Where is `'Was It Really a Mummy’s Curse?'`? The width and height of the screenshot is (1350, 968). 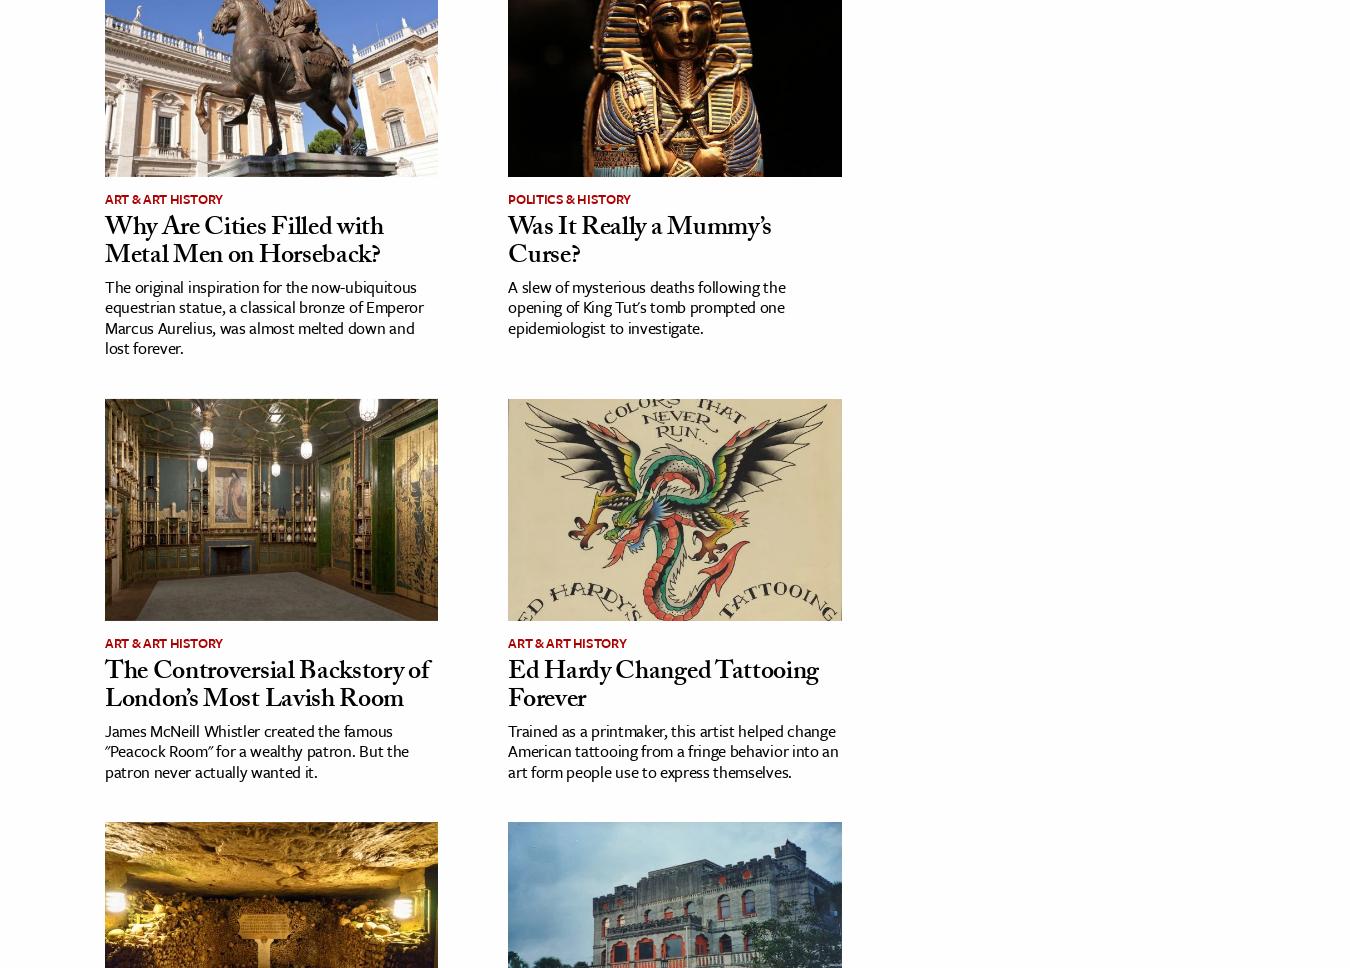 'Was It Really a Mummy’s Curse?' is located at coordinates (507, 243).